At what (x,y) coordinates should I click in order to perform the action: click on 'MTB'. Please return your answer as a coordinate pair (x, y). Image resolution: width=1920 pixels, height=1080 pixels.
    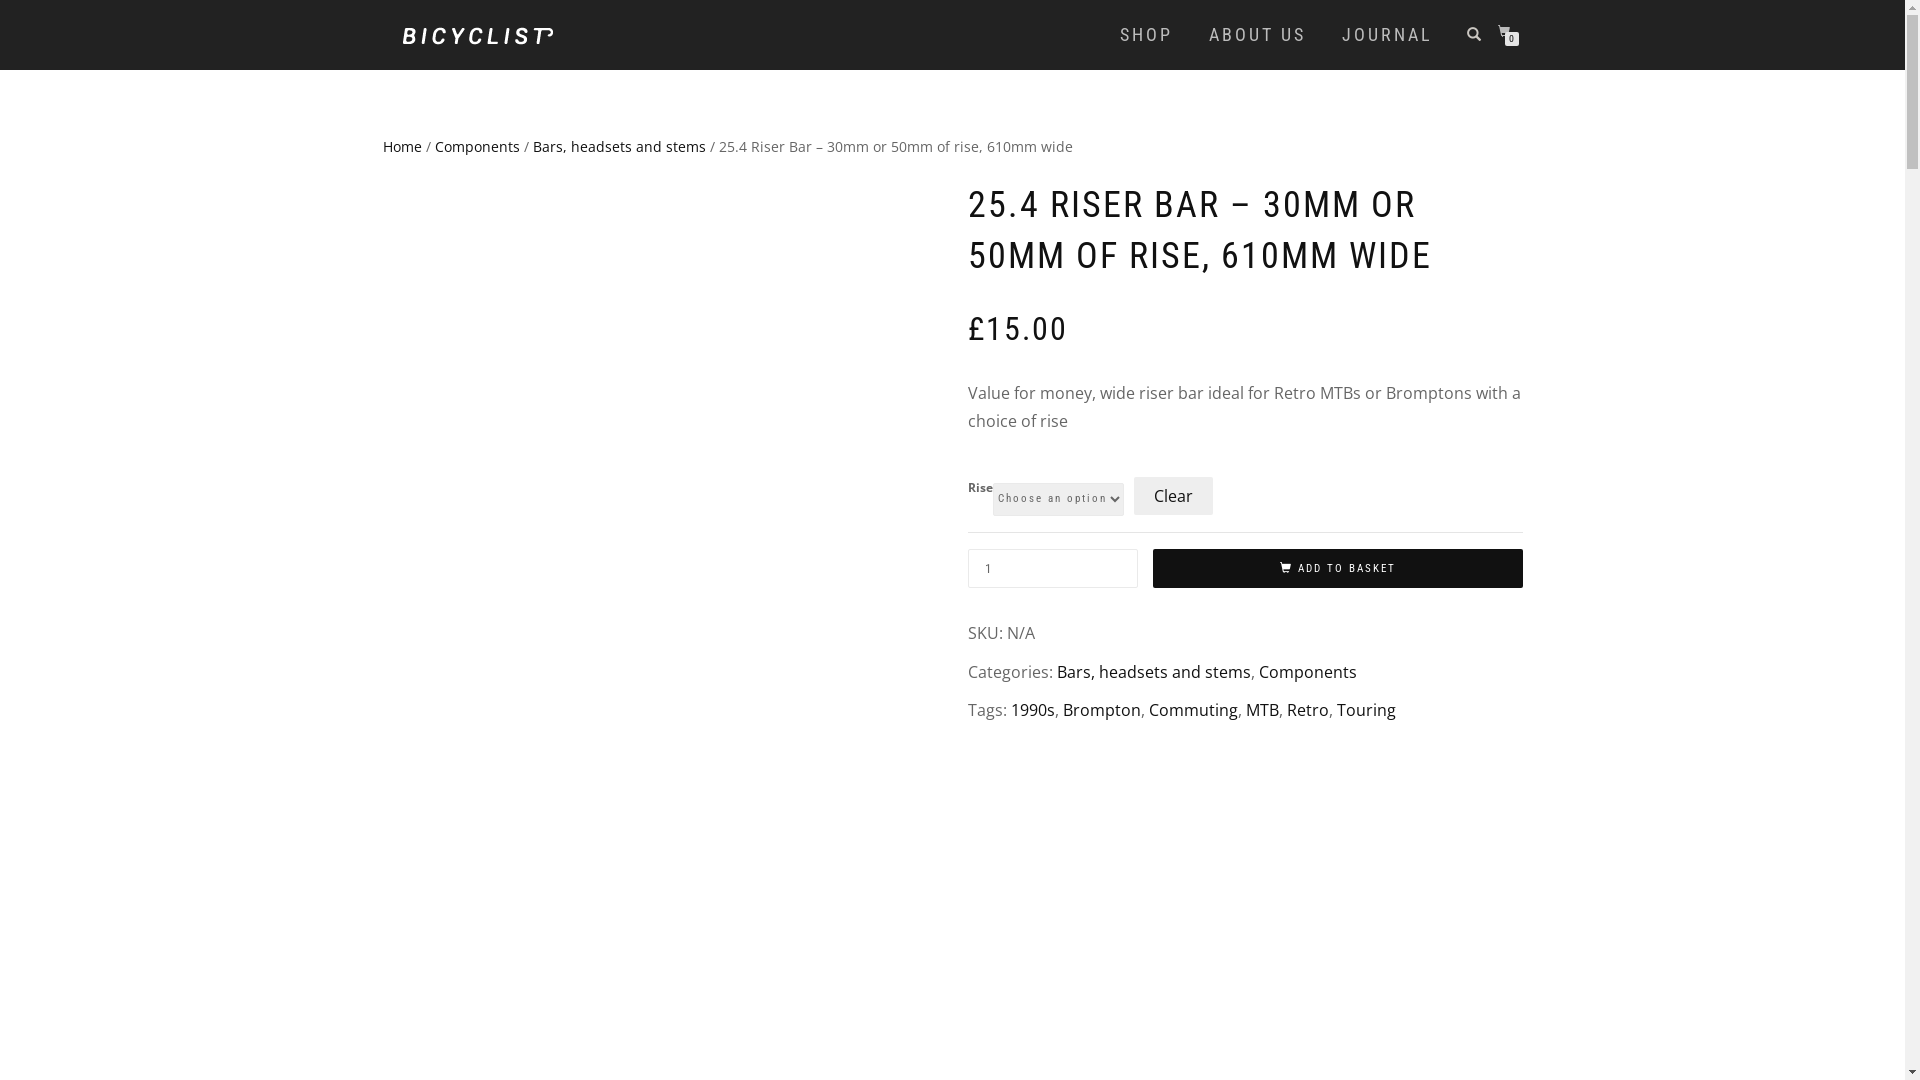
    Looking at the image, I should click on (1261, 708).